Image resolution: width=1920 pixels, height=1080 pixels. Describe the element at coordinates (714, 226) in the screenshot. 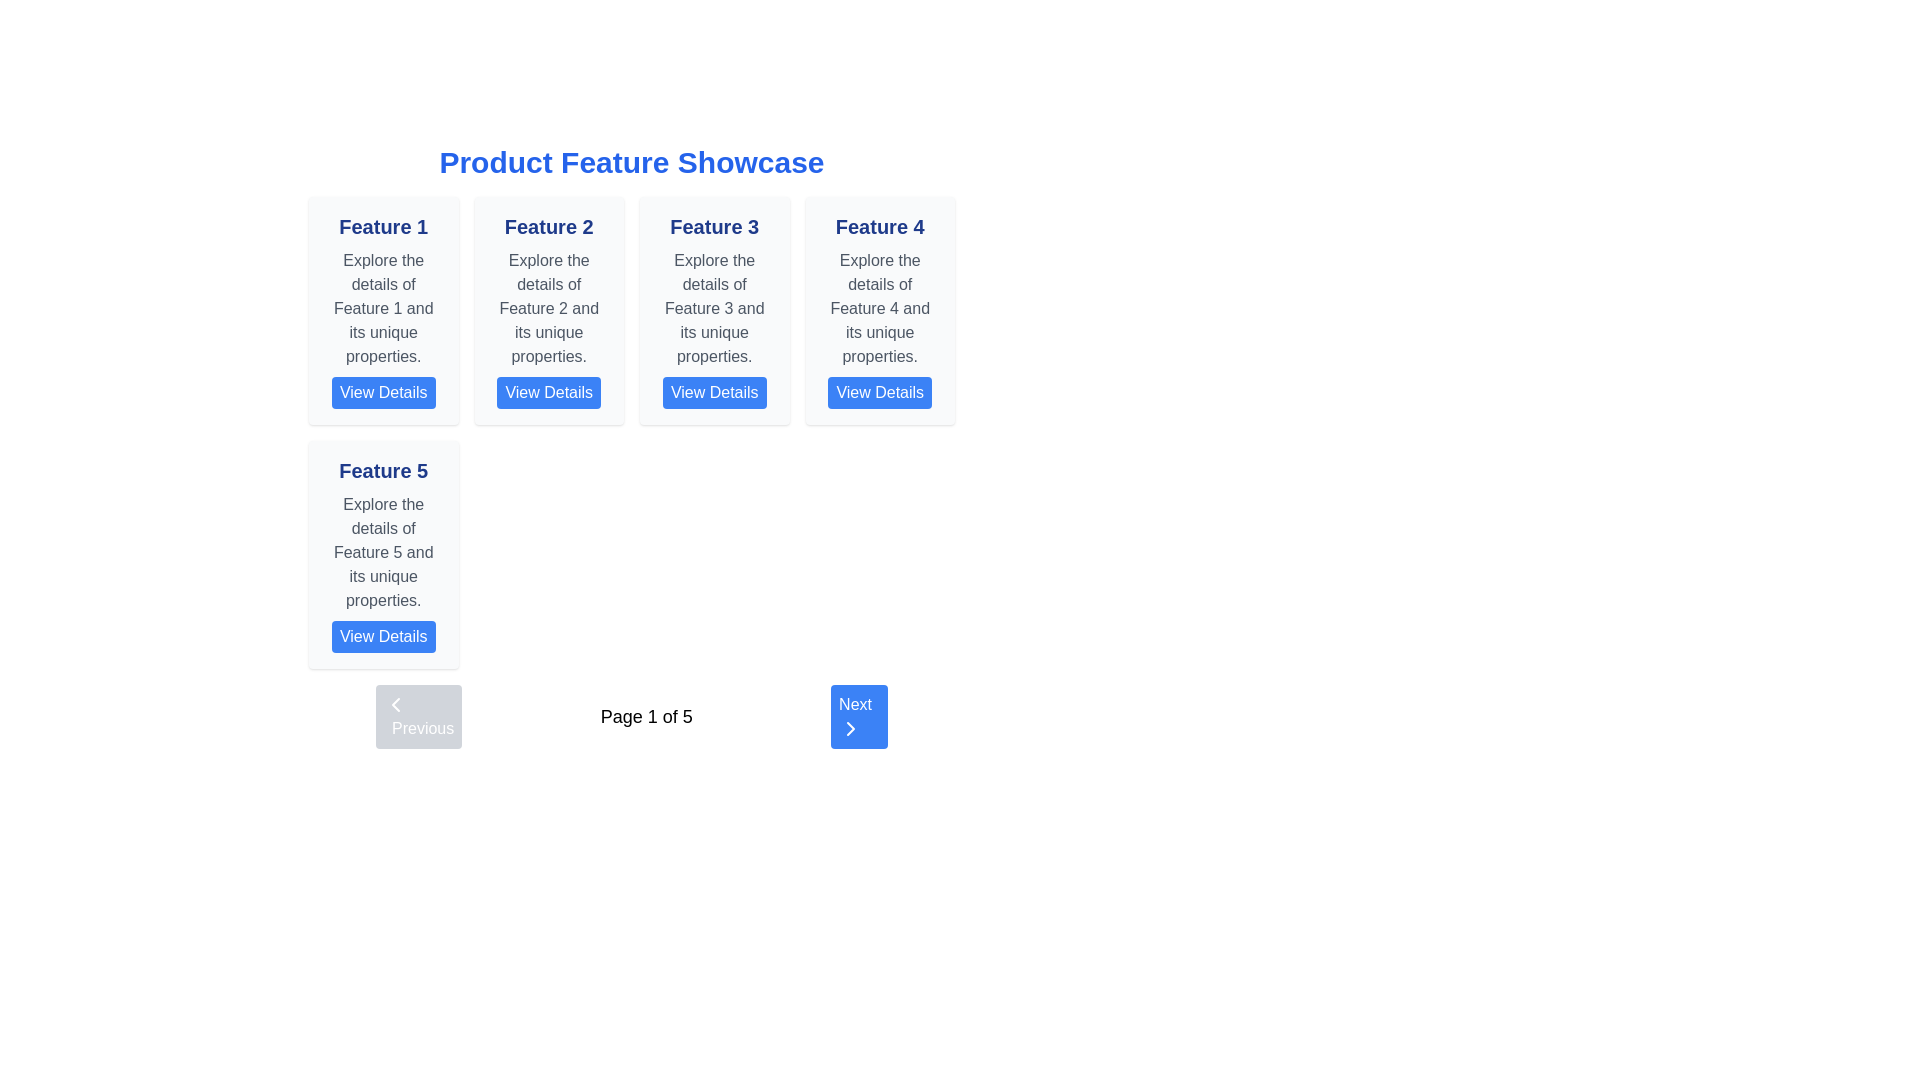

I see `the text label labeled 'Feature 3', which is bold and blue, positioned at the top of the third card in the top row of the grid interface` at that location.